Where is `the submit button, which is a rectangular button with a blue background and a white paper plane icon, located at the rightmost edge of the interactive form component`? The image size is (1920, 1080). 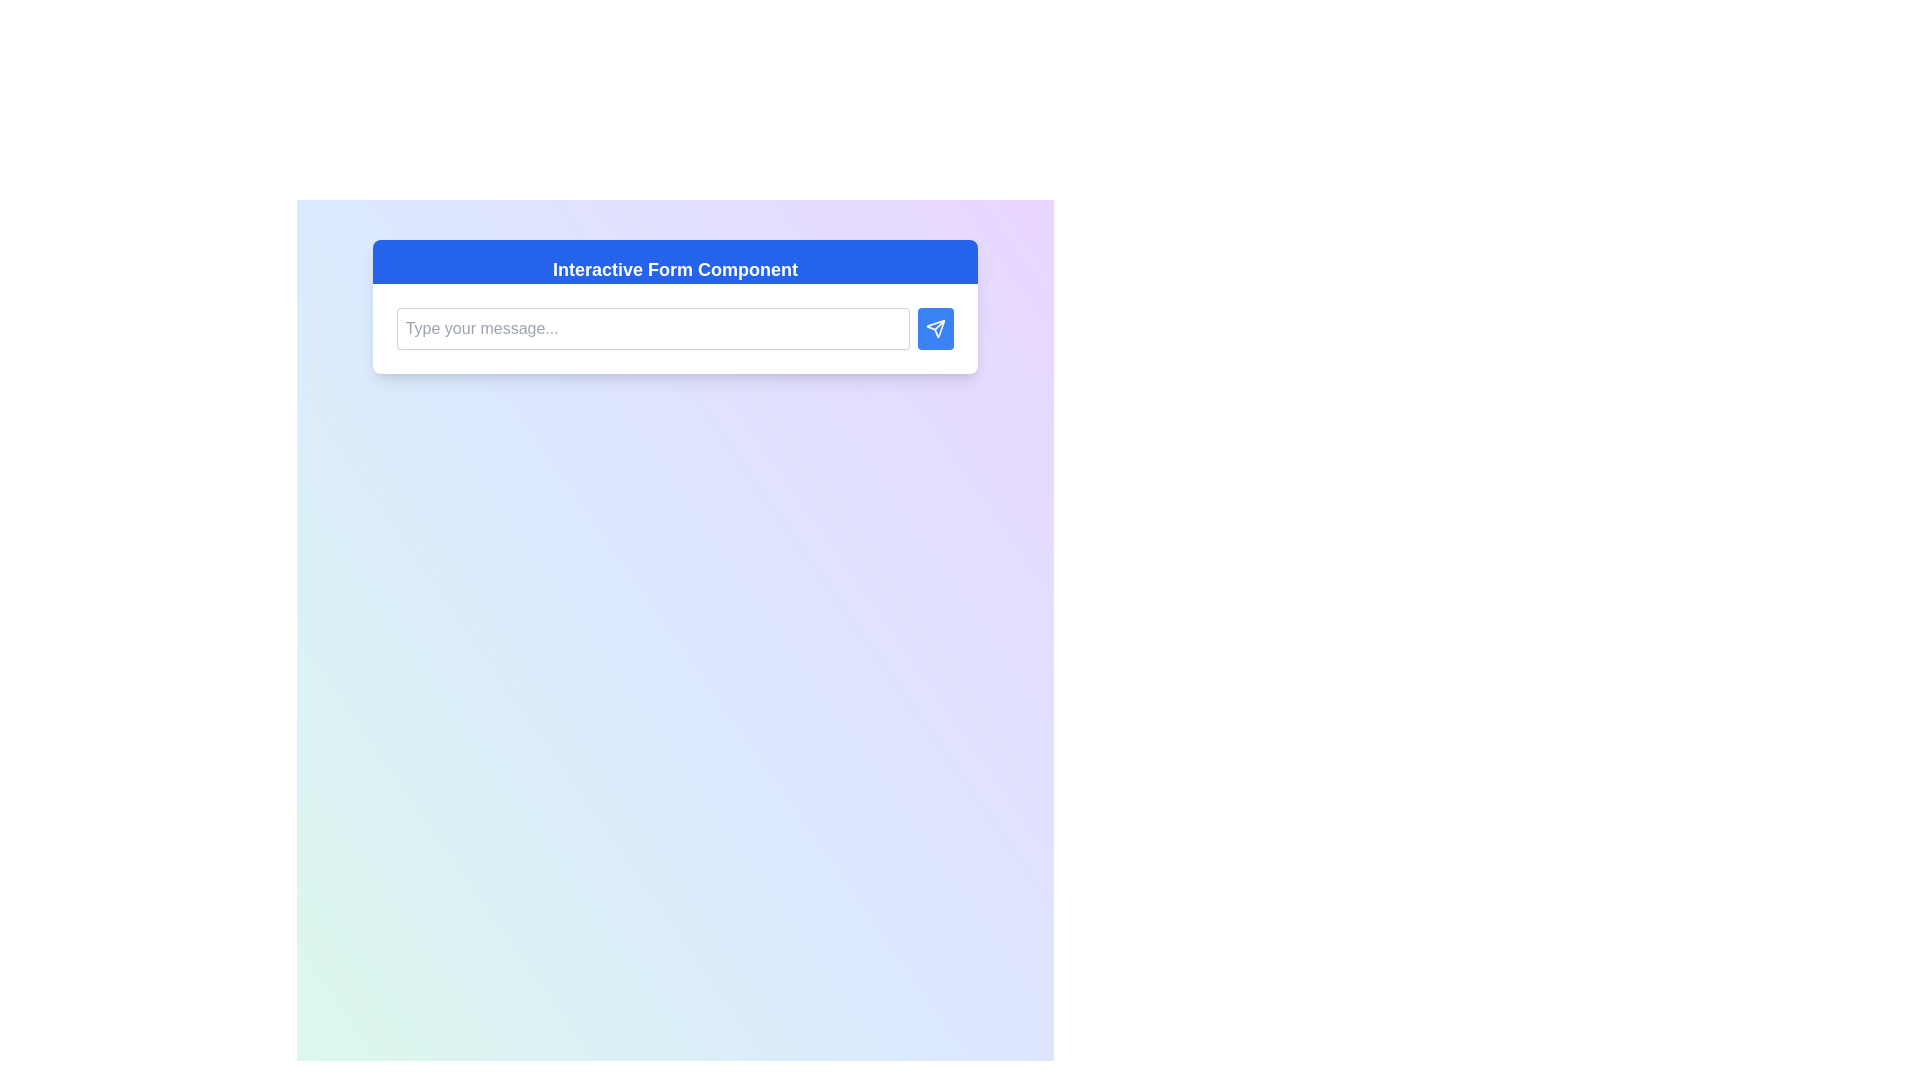
the submit button, which is a rectangular button with a blue background and a white paper plane icon, located at the rightmost edge of the interactive form component is located at coordinates (935, 327).